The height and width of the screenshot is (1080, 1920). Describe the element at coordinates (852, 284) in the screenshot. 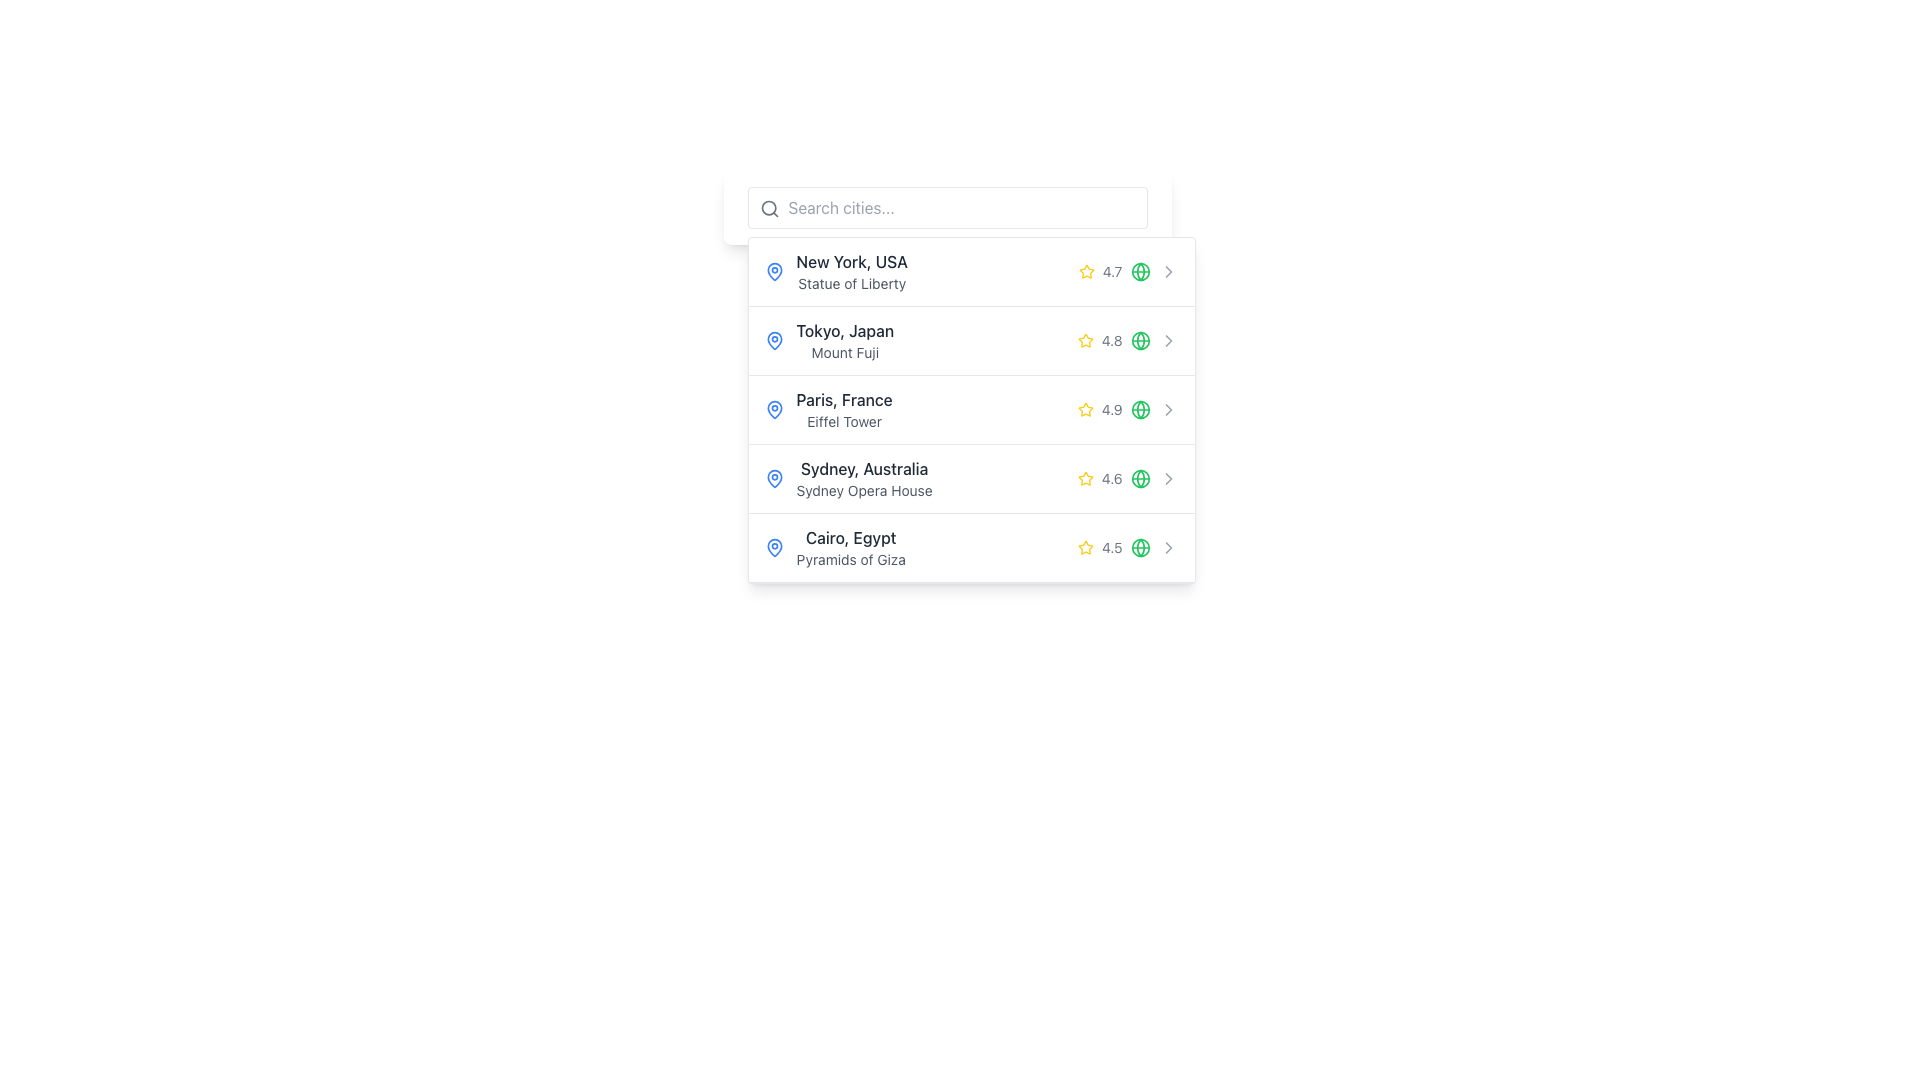

I see `the text label that provides additional descriptive information about the landmark associated with 'New York, USA', specifically the second line under the main city label` at that location.